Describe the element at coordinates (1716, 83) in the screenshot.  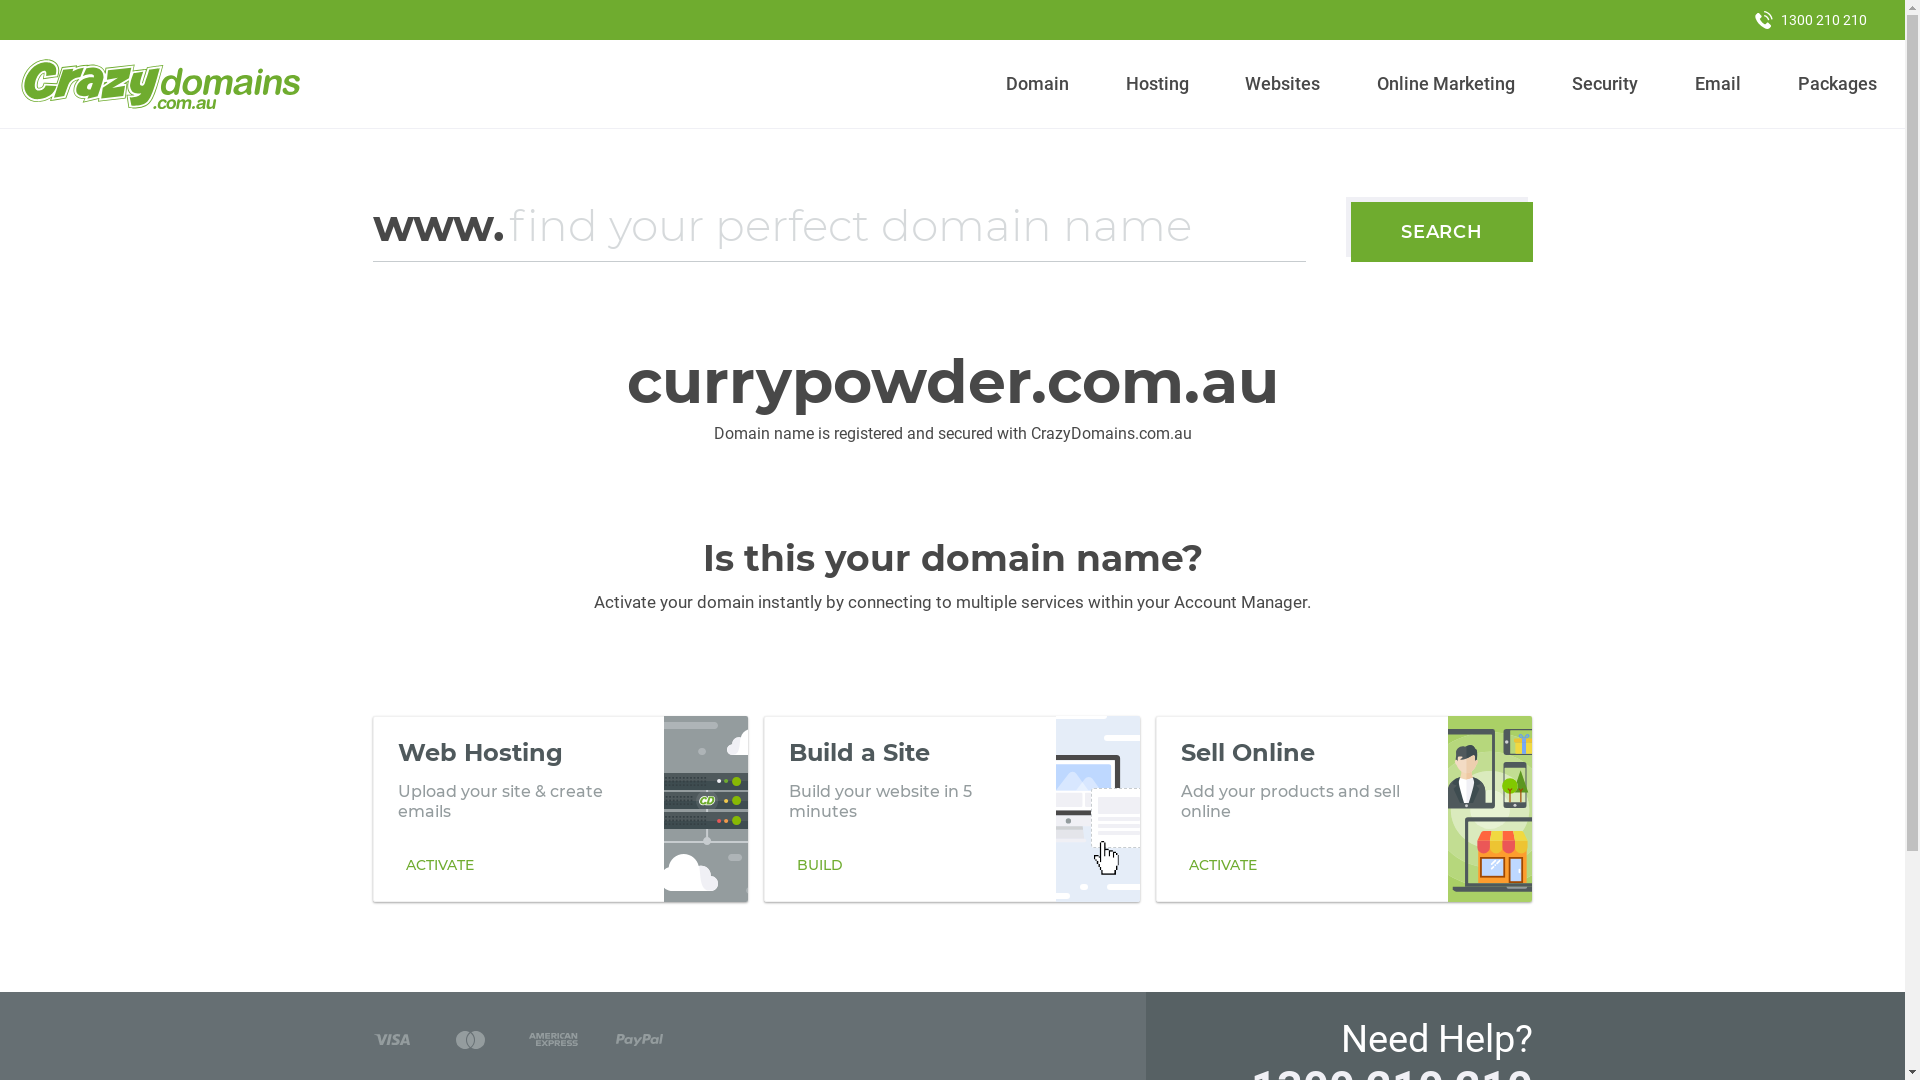
I see `'Email'` at that location.